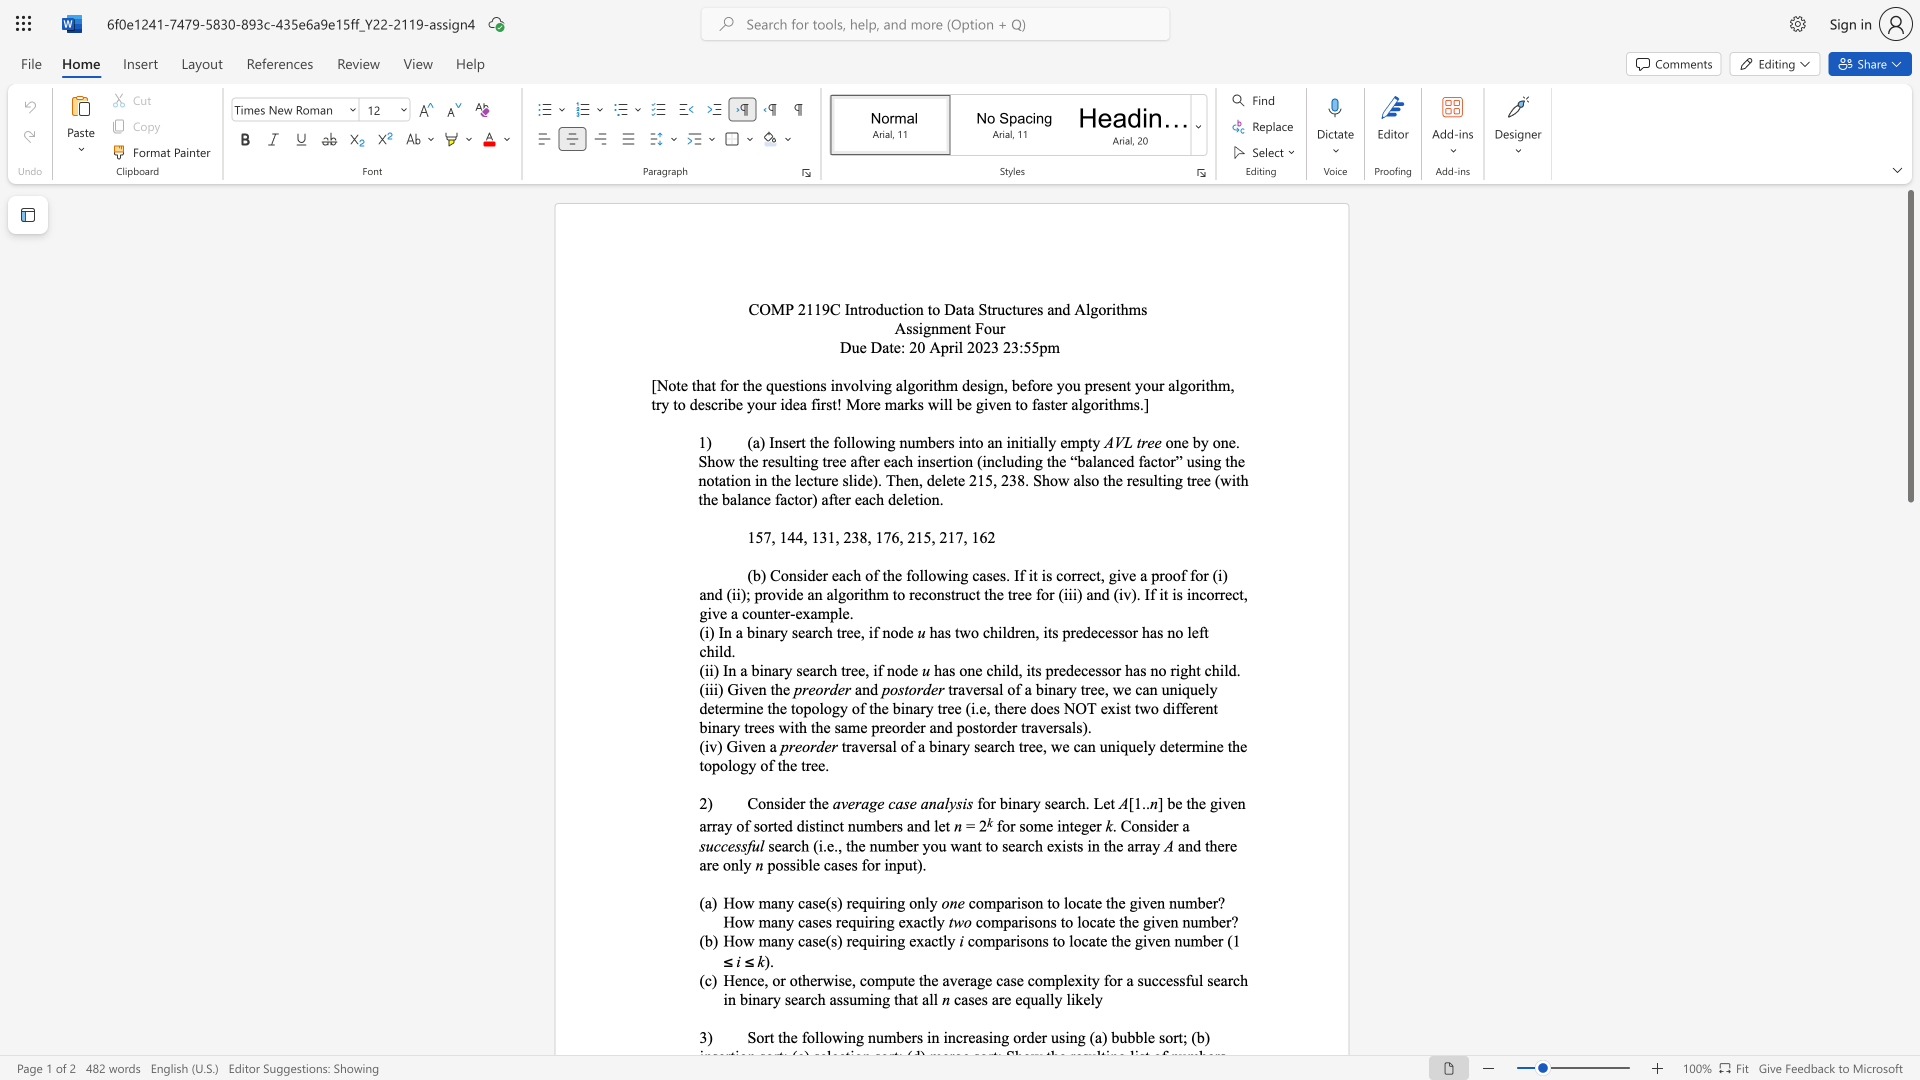 This screenshot has width=1920, height=1080. Describe the element at coordinates (699, 846) in the screenshot. I see `the subset text "succ" within the text "successful"` at that location.